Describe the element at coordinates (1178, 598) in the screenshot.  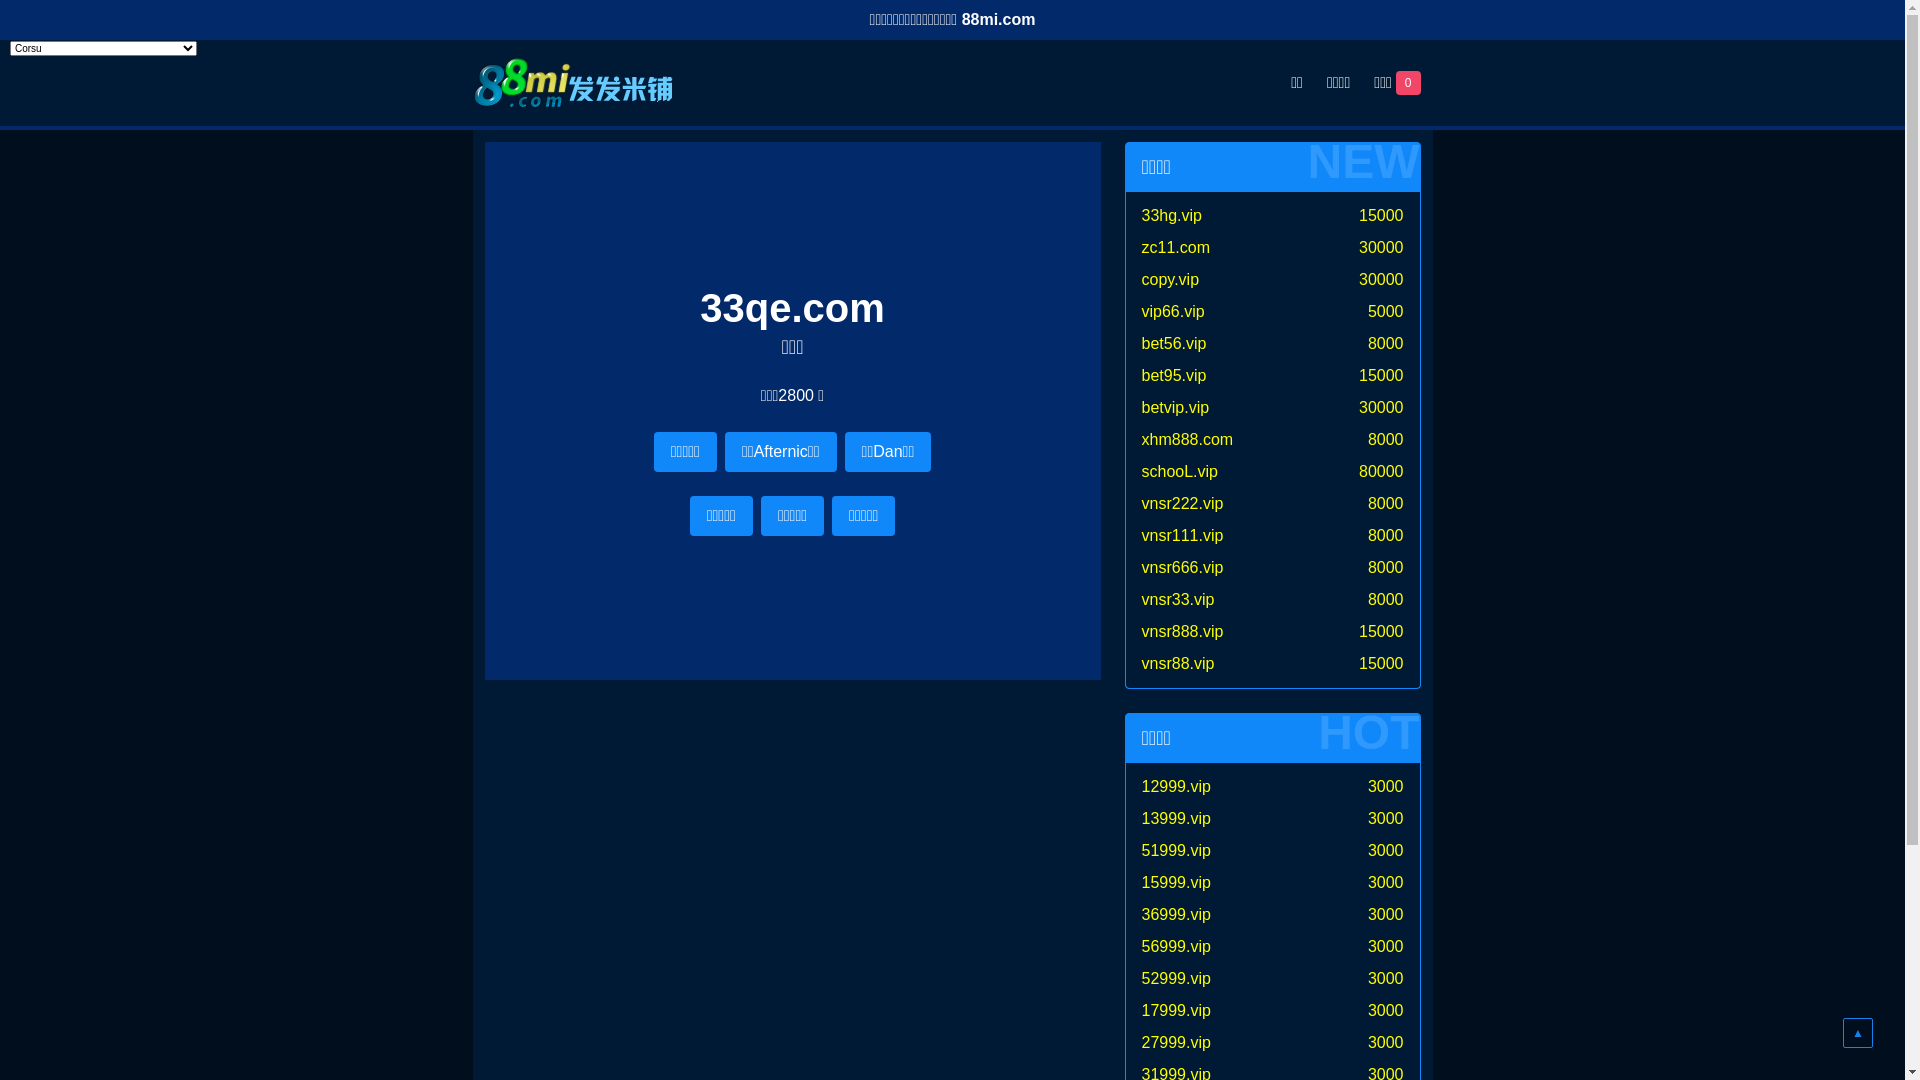
I see `'vnsr33.vip'` at that location.